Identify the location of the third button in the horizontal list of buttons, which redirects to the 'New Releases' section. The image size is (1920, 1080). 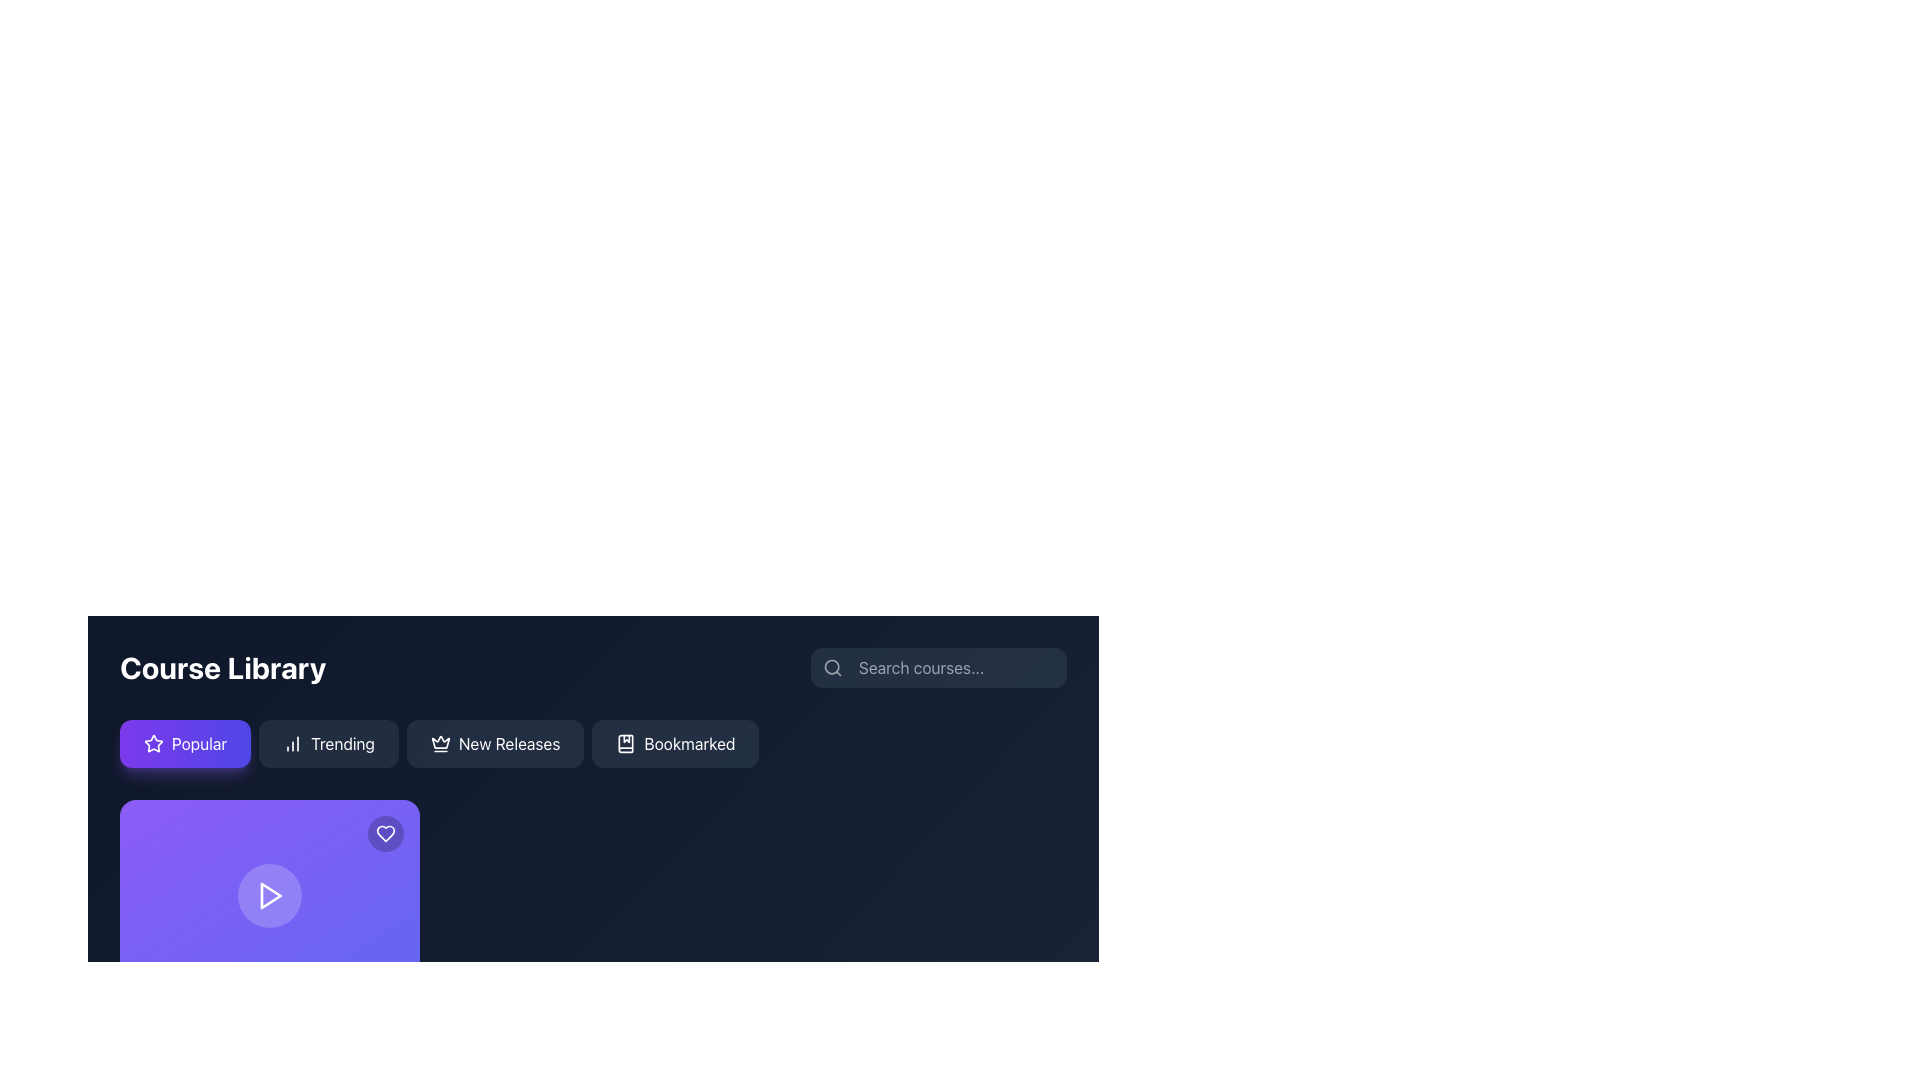
(495, 744).